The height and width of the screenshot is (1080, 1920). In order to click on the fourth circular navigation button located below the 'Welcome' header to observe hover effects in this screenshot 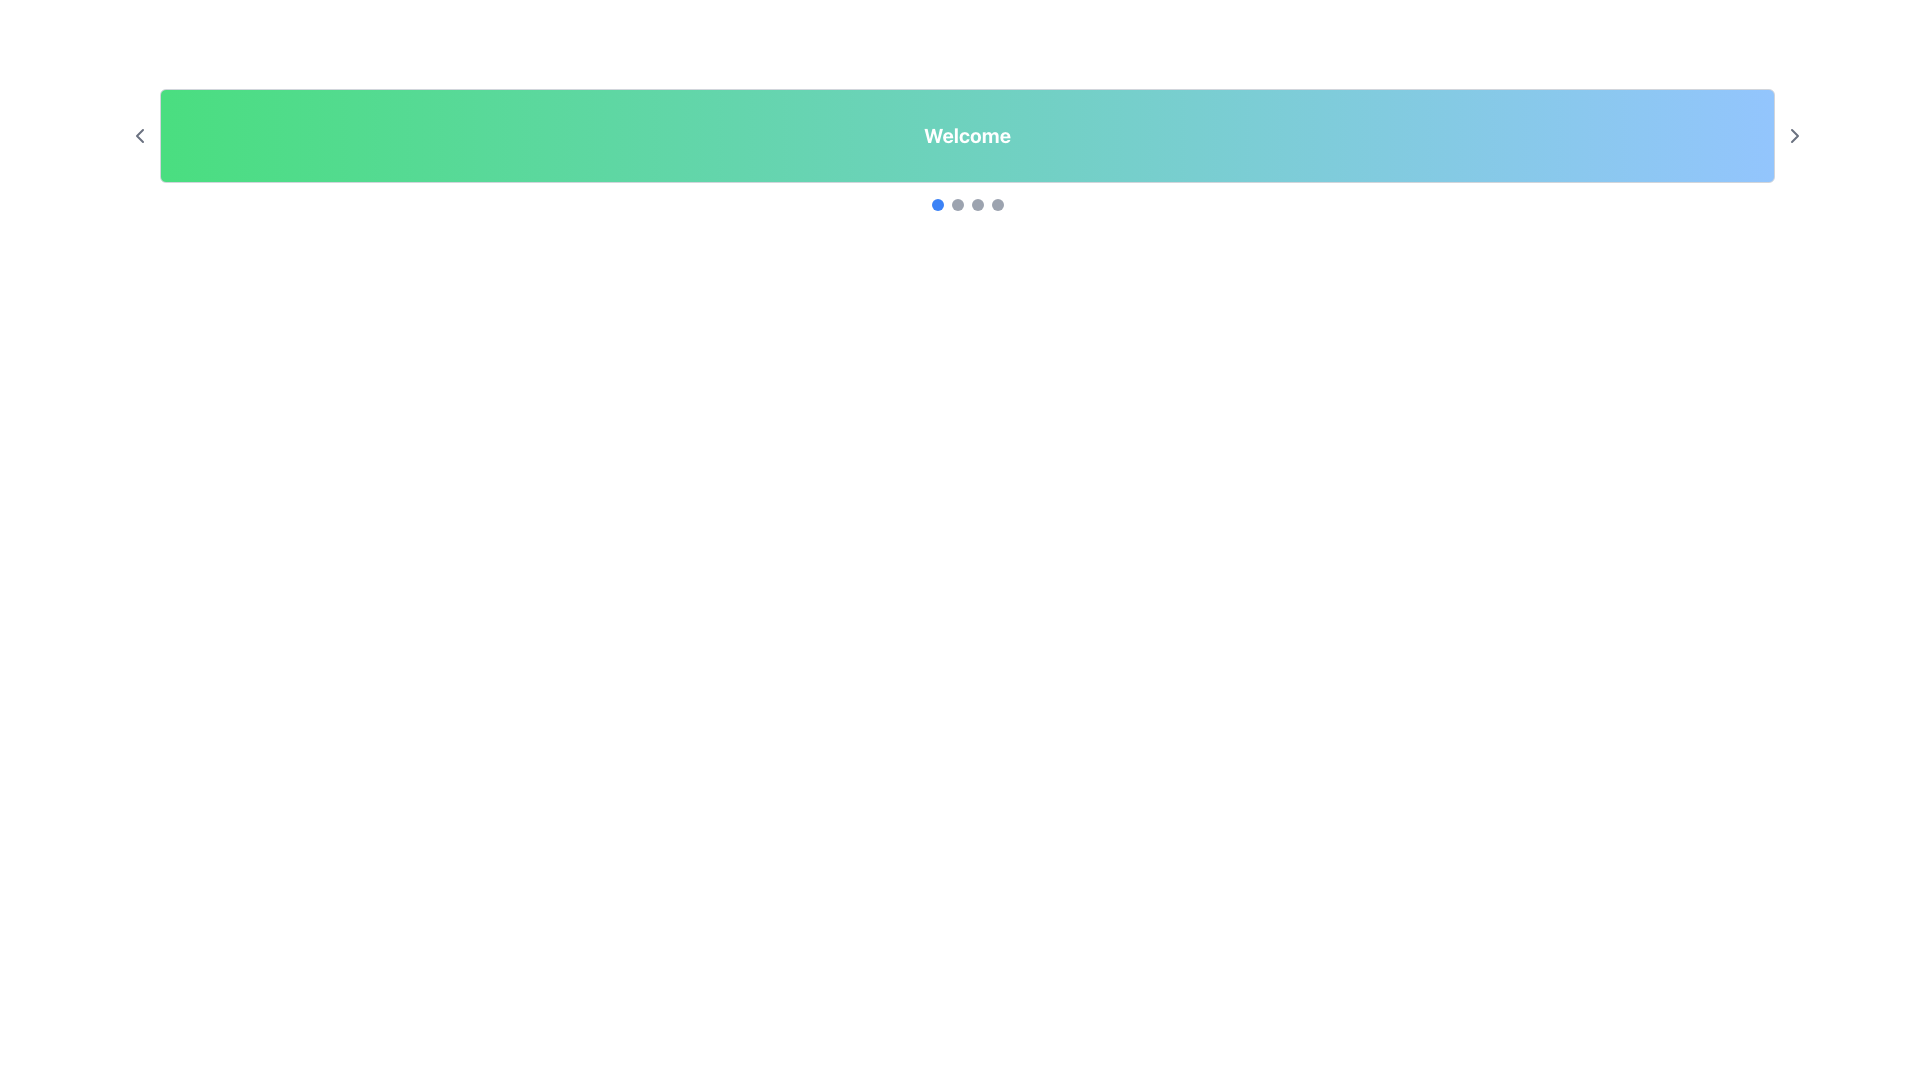, I will do `click(997, 204)`.